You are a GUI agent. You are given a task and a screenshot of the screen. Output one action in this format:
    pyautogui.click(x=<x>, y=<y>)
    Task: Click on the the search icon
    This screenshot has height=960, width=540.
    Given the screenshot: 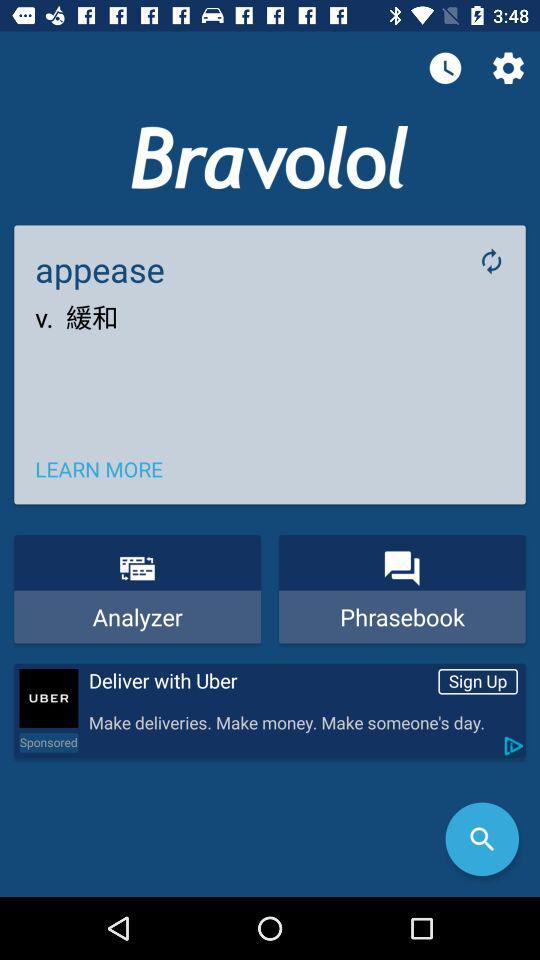 What is the action you would take?
    pyautogui.click(x=481, y=839)
    